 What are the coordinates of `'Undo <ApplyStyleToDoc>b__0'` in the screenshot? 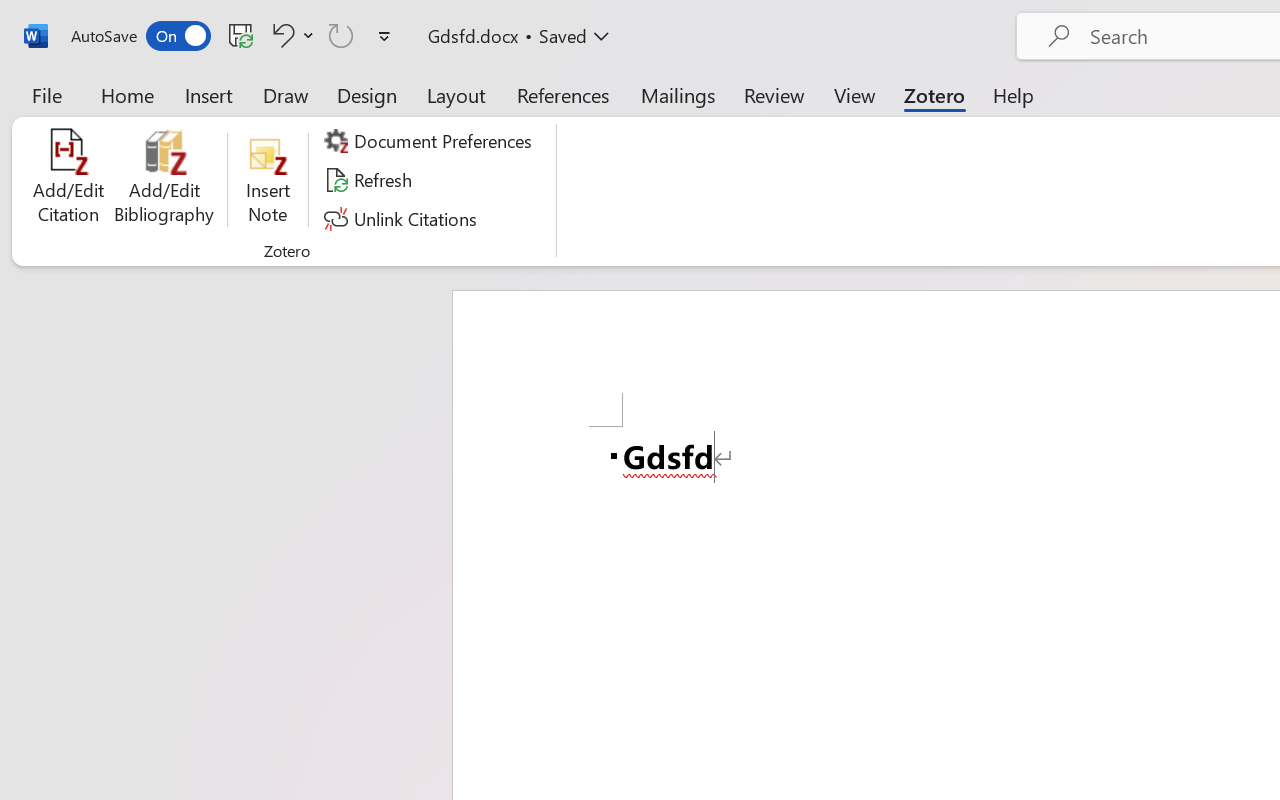 It's located at (279, 34).